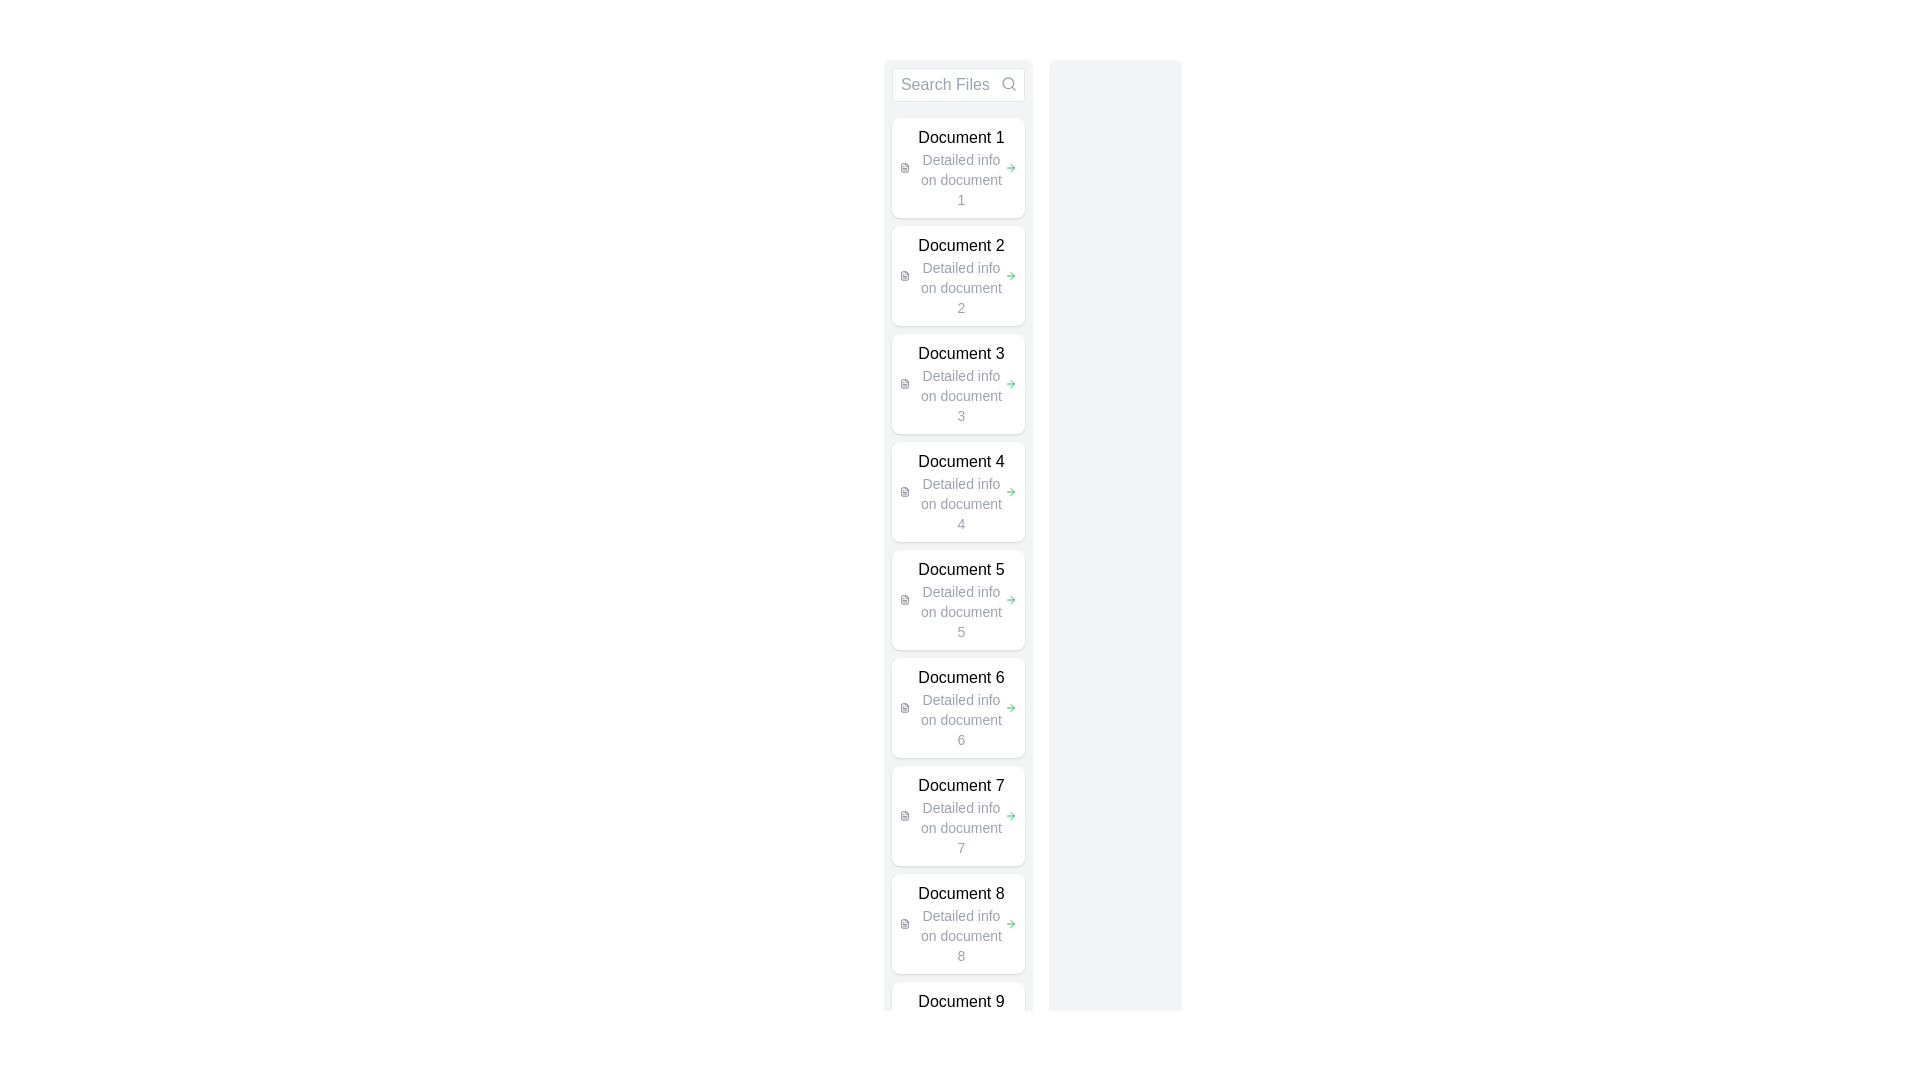  I want to click on the navigation icon located at the far right of the 'Document 5' card, which signifies further action or details related to the card, so click(1011, 599).